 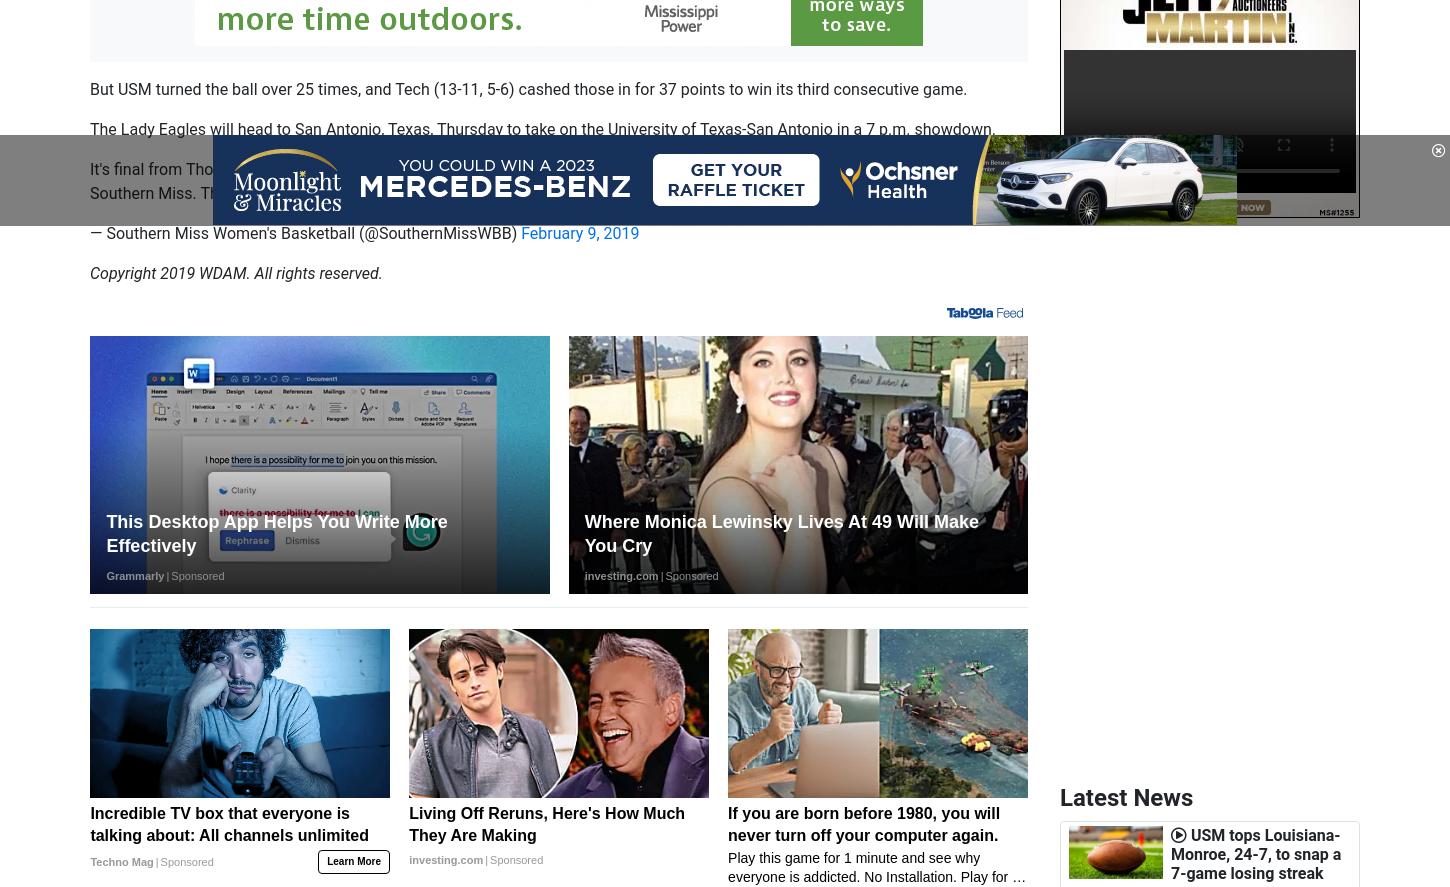 I want to click on 'The Lady Eagles will head to San Antonio, Texas, Thursday to take on the University of Texas-San Antonio in a 7 p.m. showdown.', so click(x=90, y=128).